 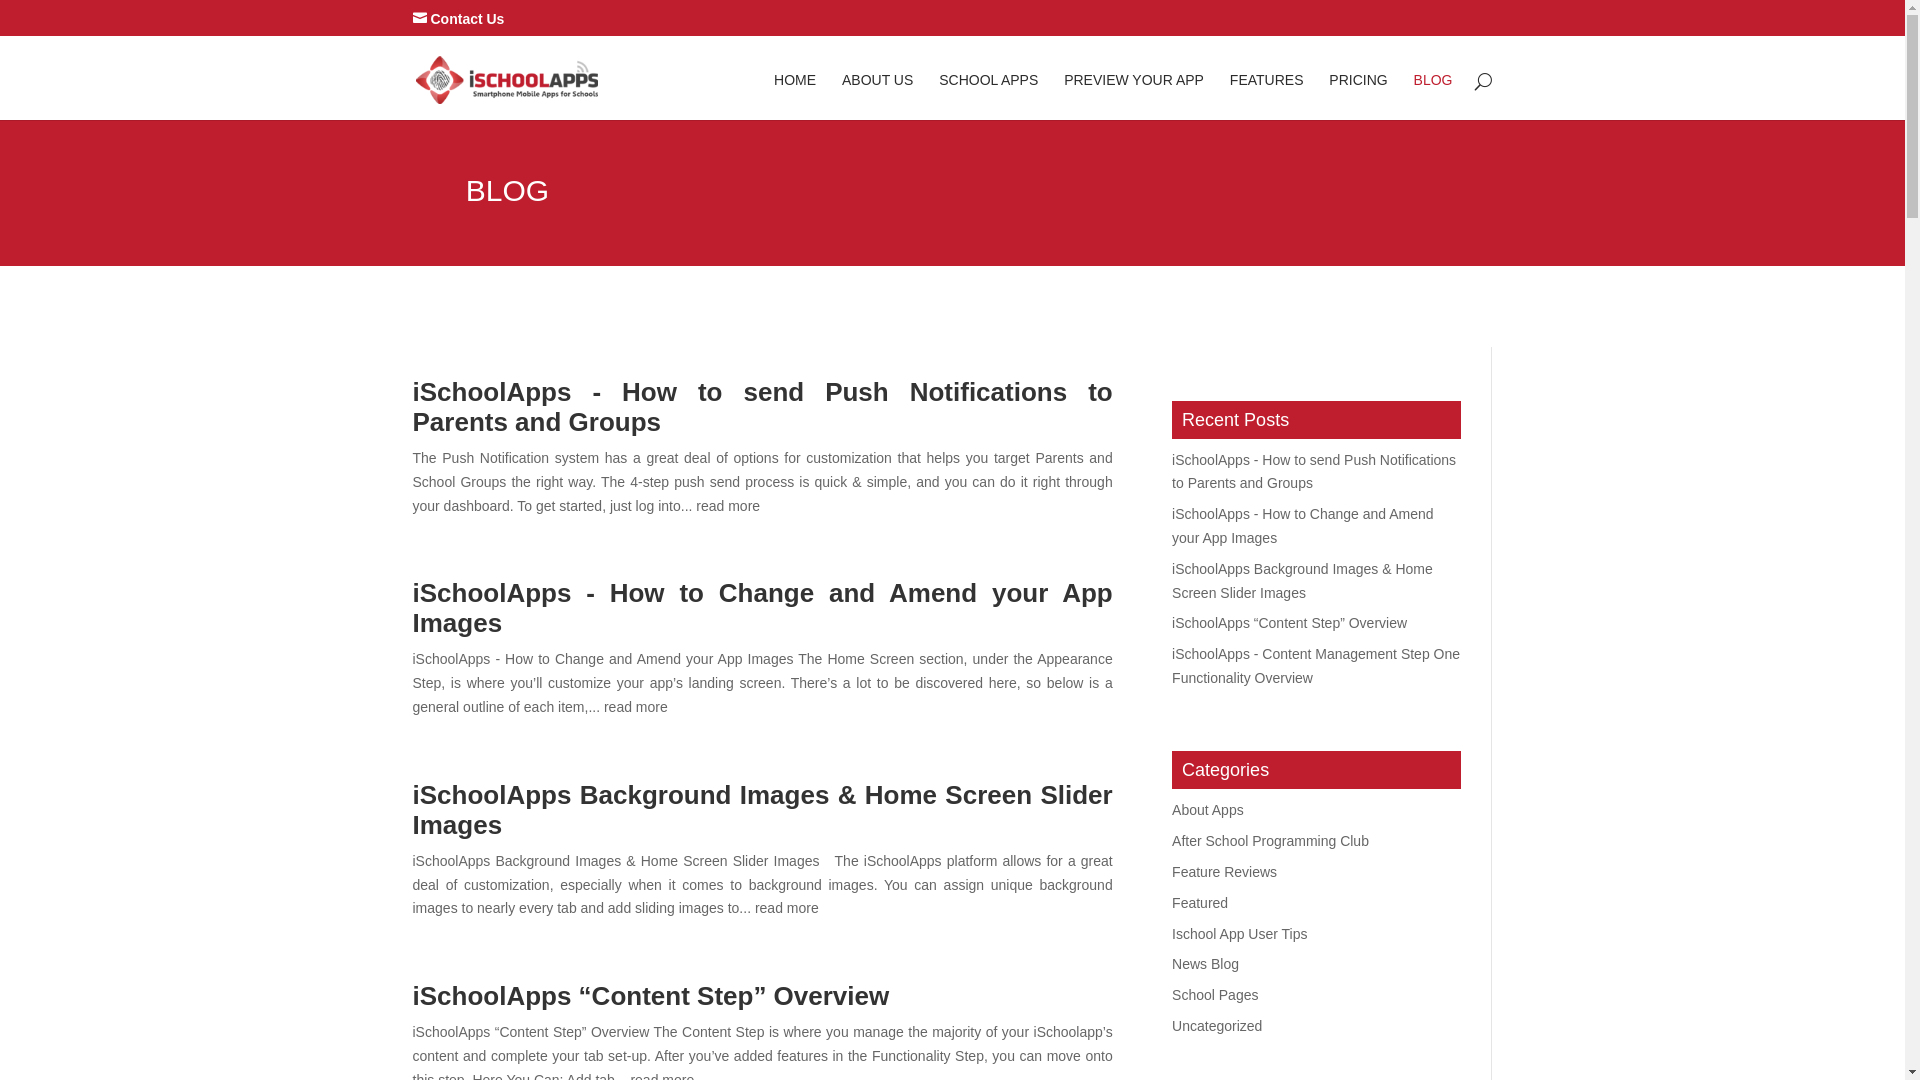 What do you see at coordinates (1266, 96) in the screenshot?
I see `'FEATURES'` at bounding box center [1266, 96].